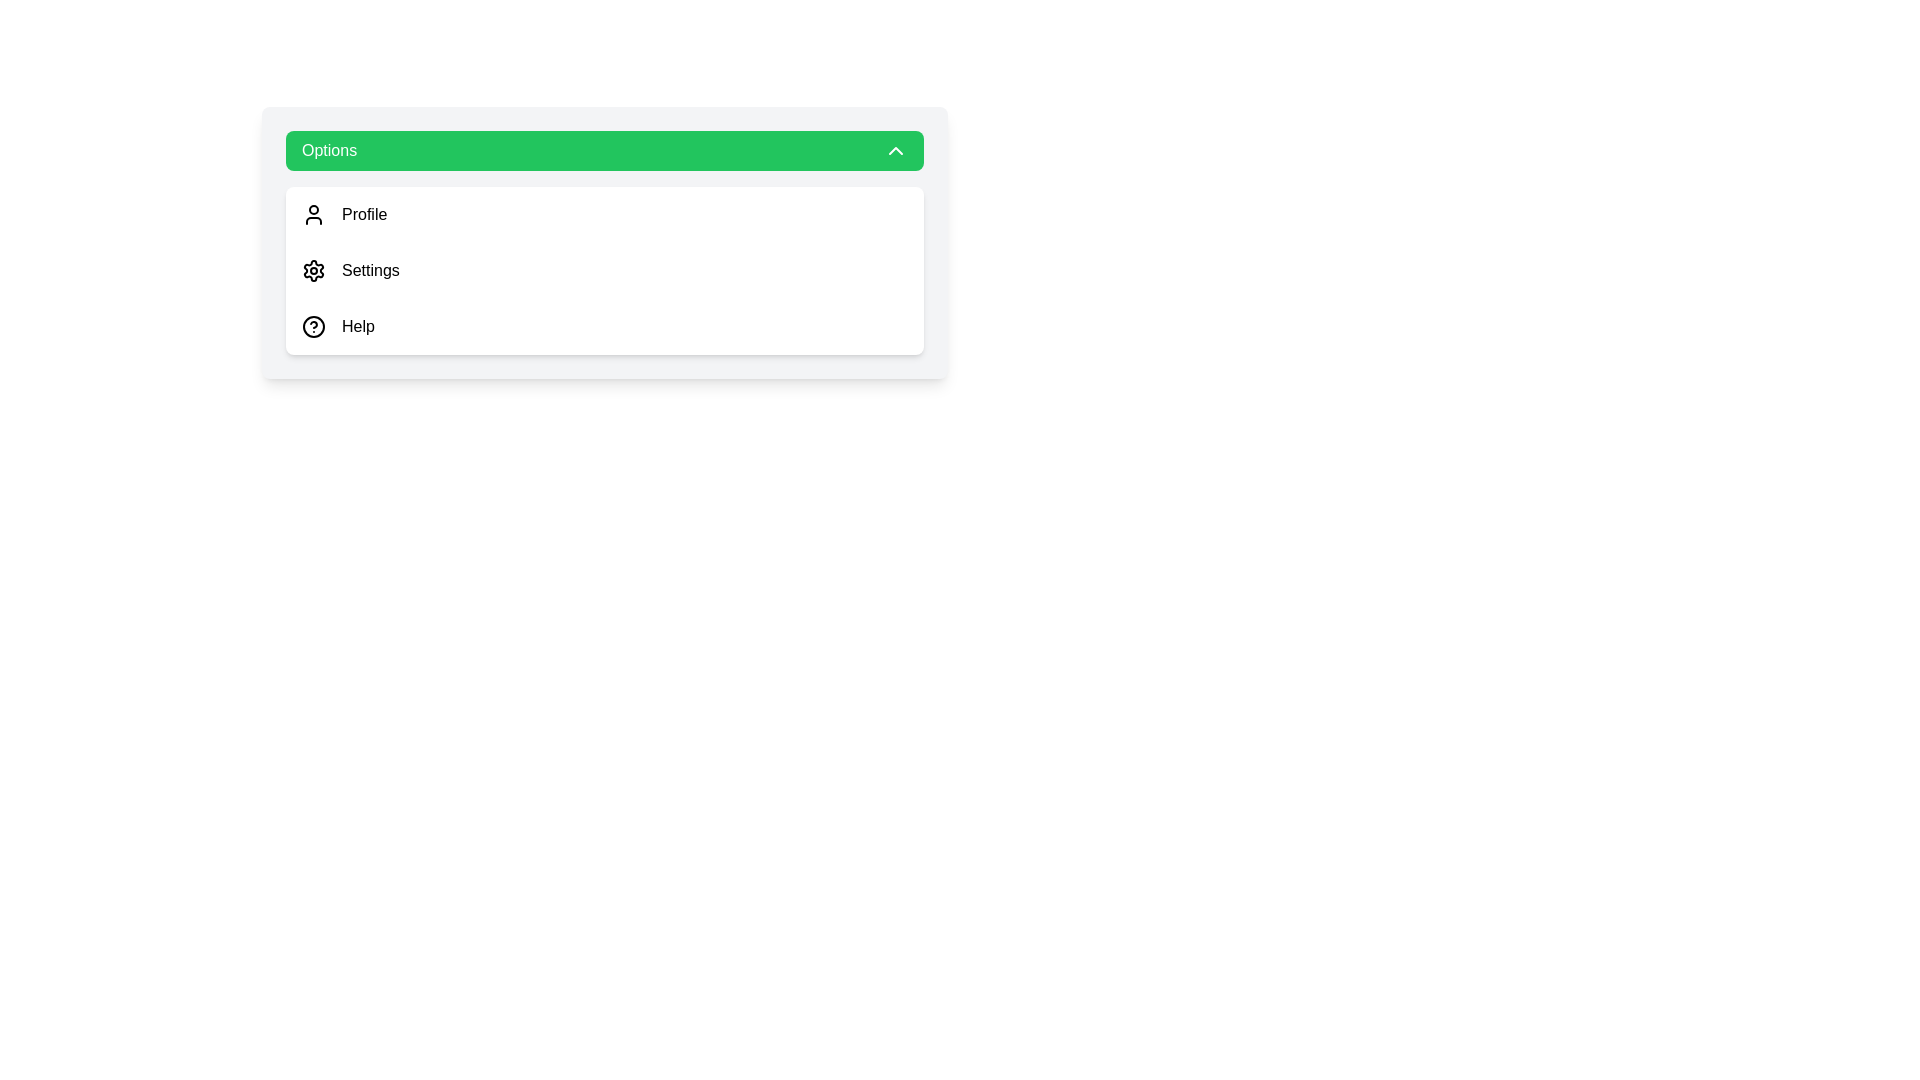 Image resolution: width=1920 pixels, height=1080 pixels. What do you see at coordinates (358, 326) in the screenshot?
I see `text label that says 'Help', which is styled in a sans-serif font and is black in color, located to the right of a help icon in the lower section of a dropdown menu` at bounding box center [358, 326].